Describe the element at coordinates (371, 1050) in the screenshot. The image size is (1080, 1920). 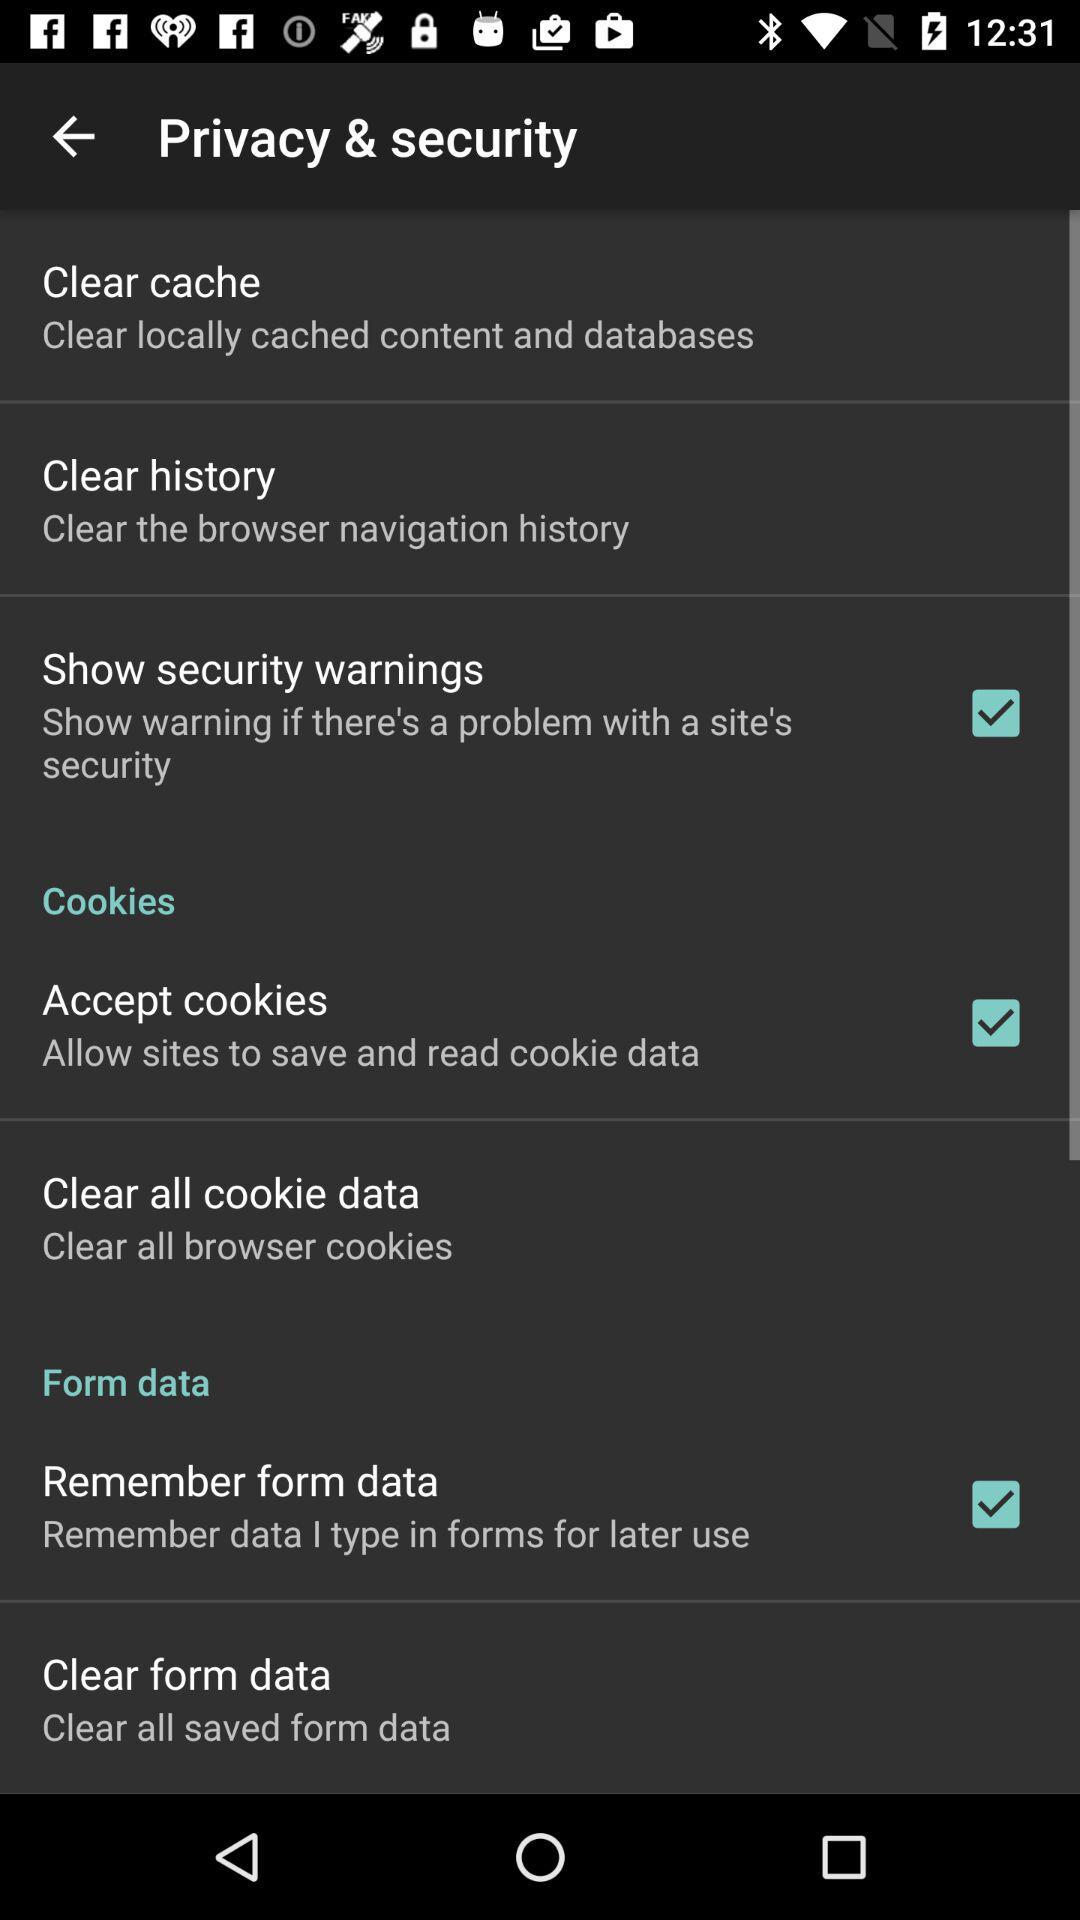
I see `icon above the clear all cookie icon` at that location.